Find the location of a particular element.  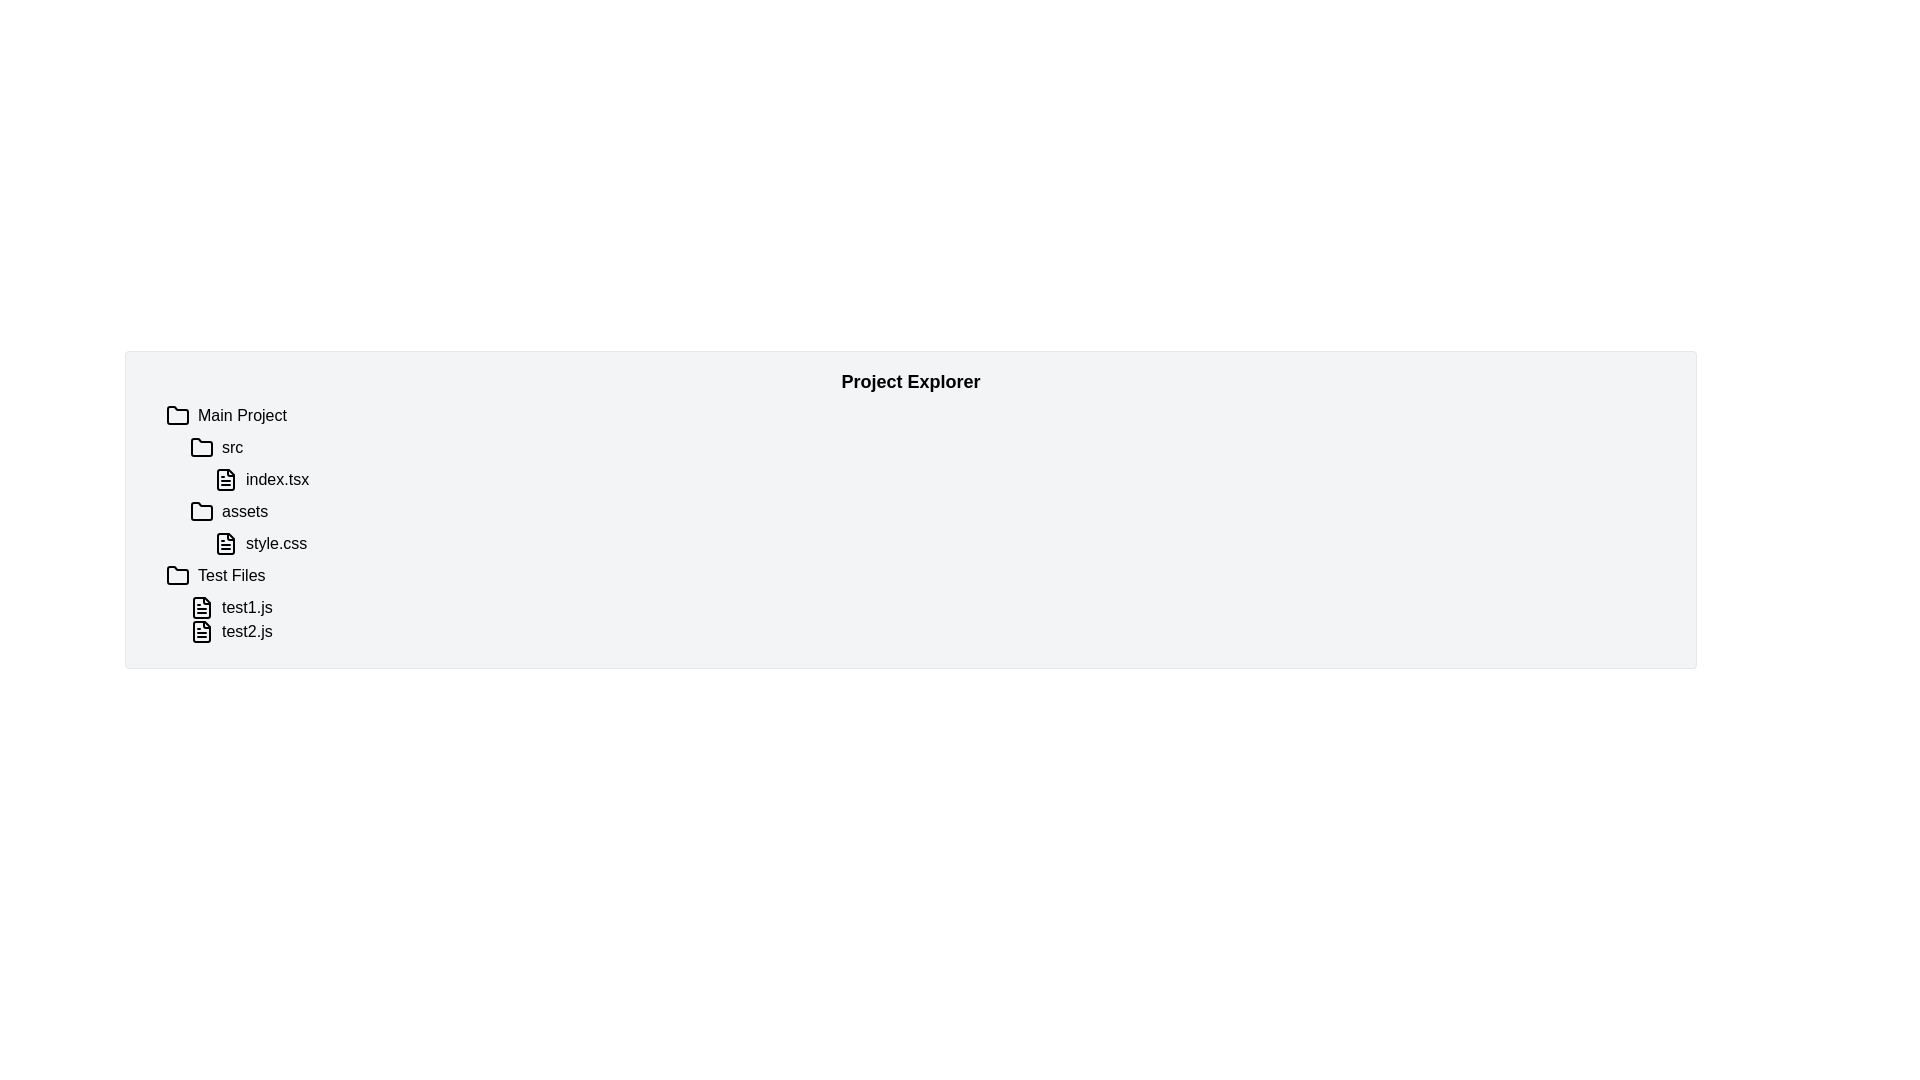

the folder icon located directly before the 'assets' label is located at coordinates (201, 510).